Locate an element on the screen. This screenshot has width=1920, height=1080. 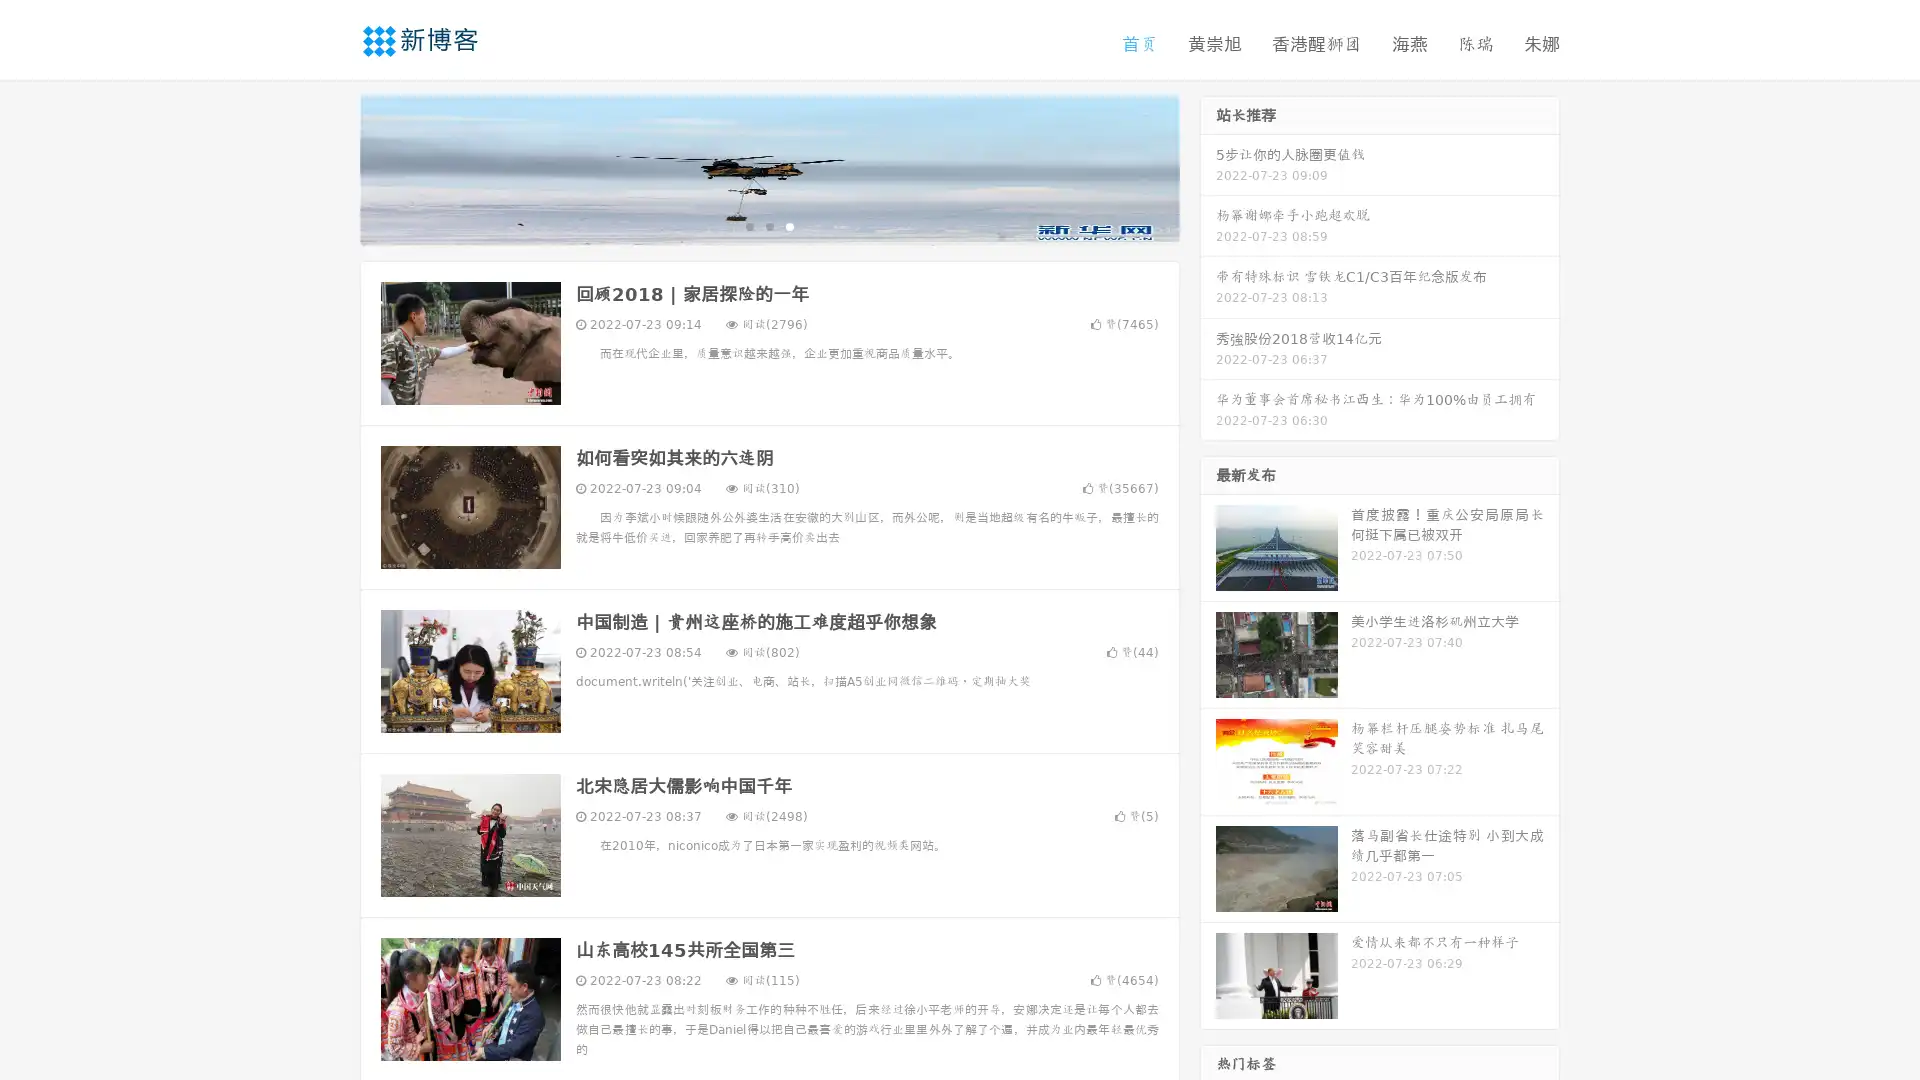
Previous slide is located at coordinates (330, 168).